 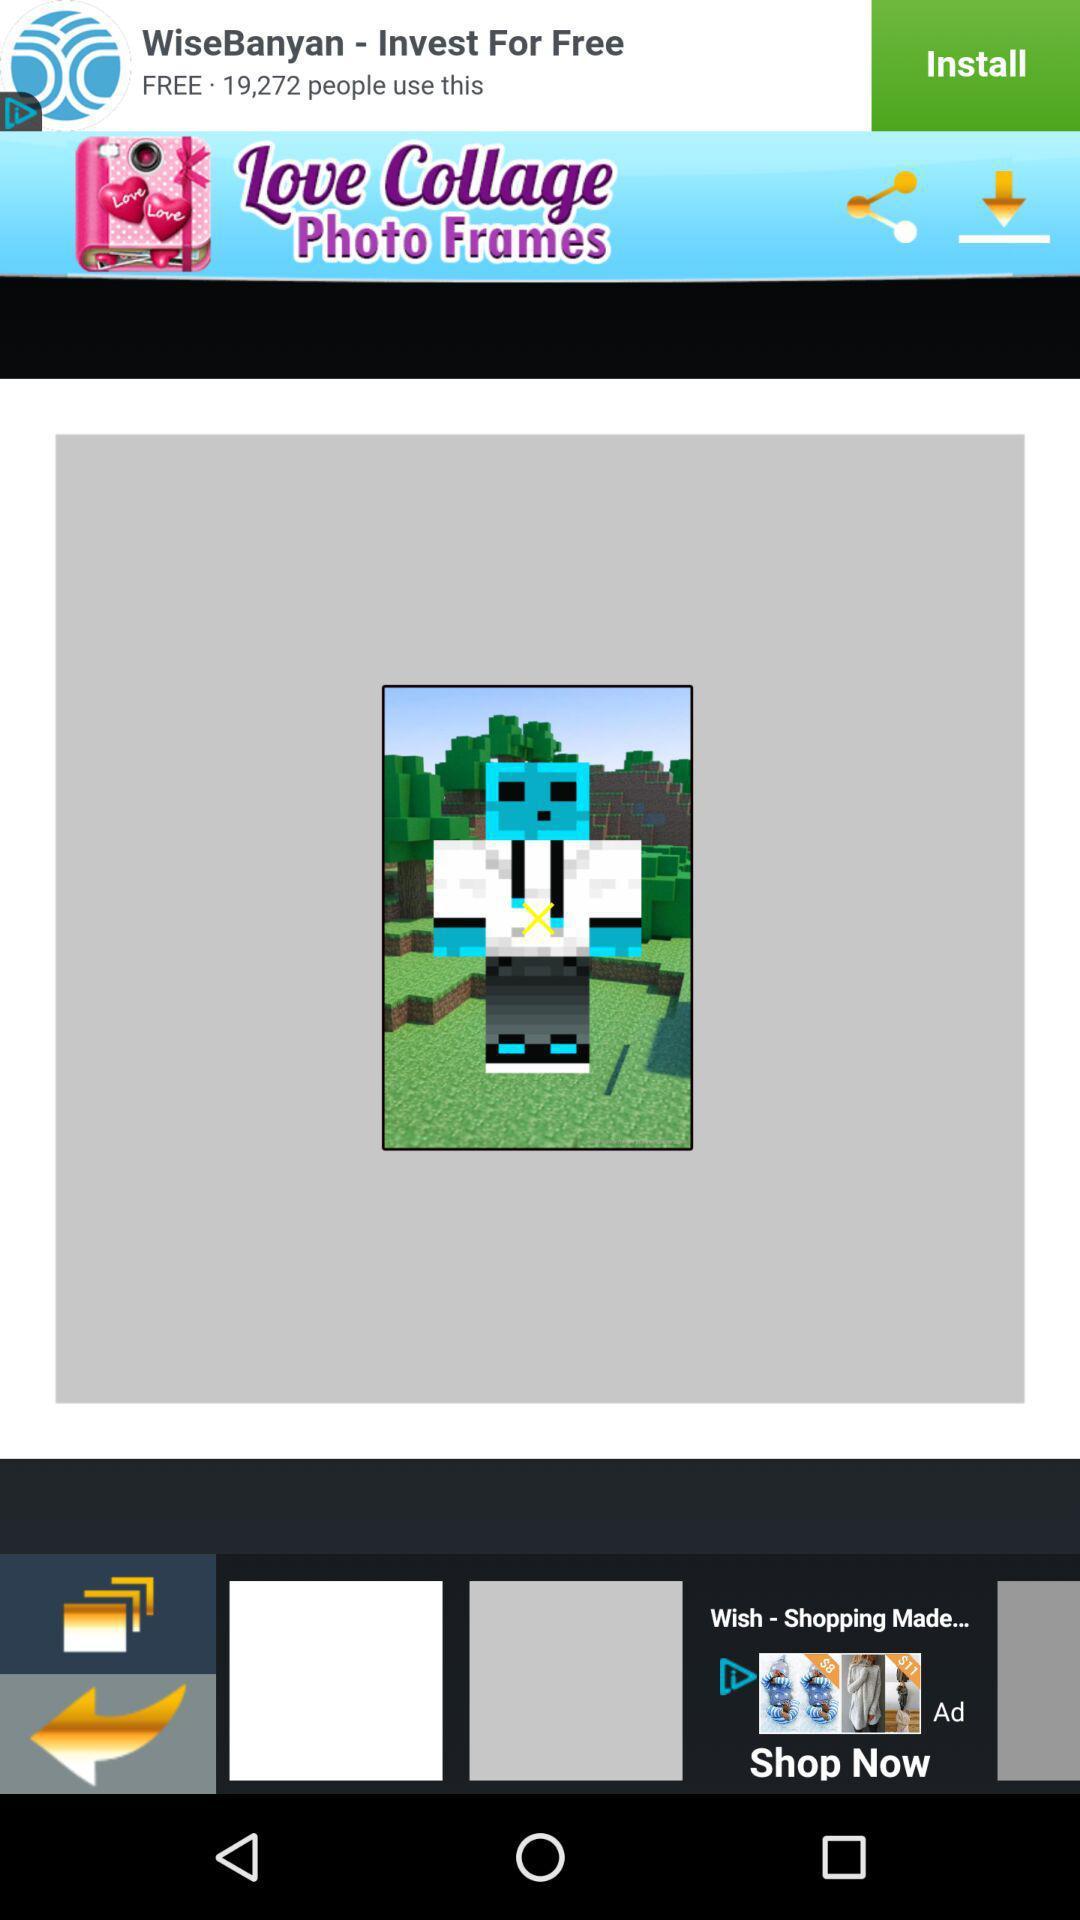 I want to click on change background, so click(x=575, y=1674).